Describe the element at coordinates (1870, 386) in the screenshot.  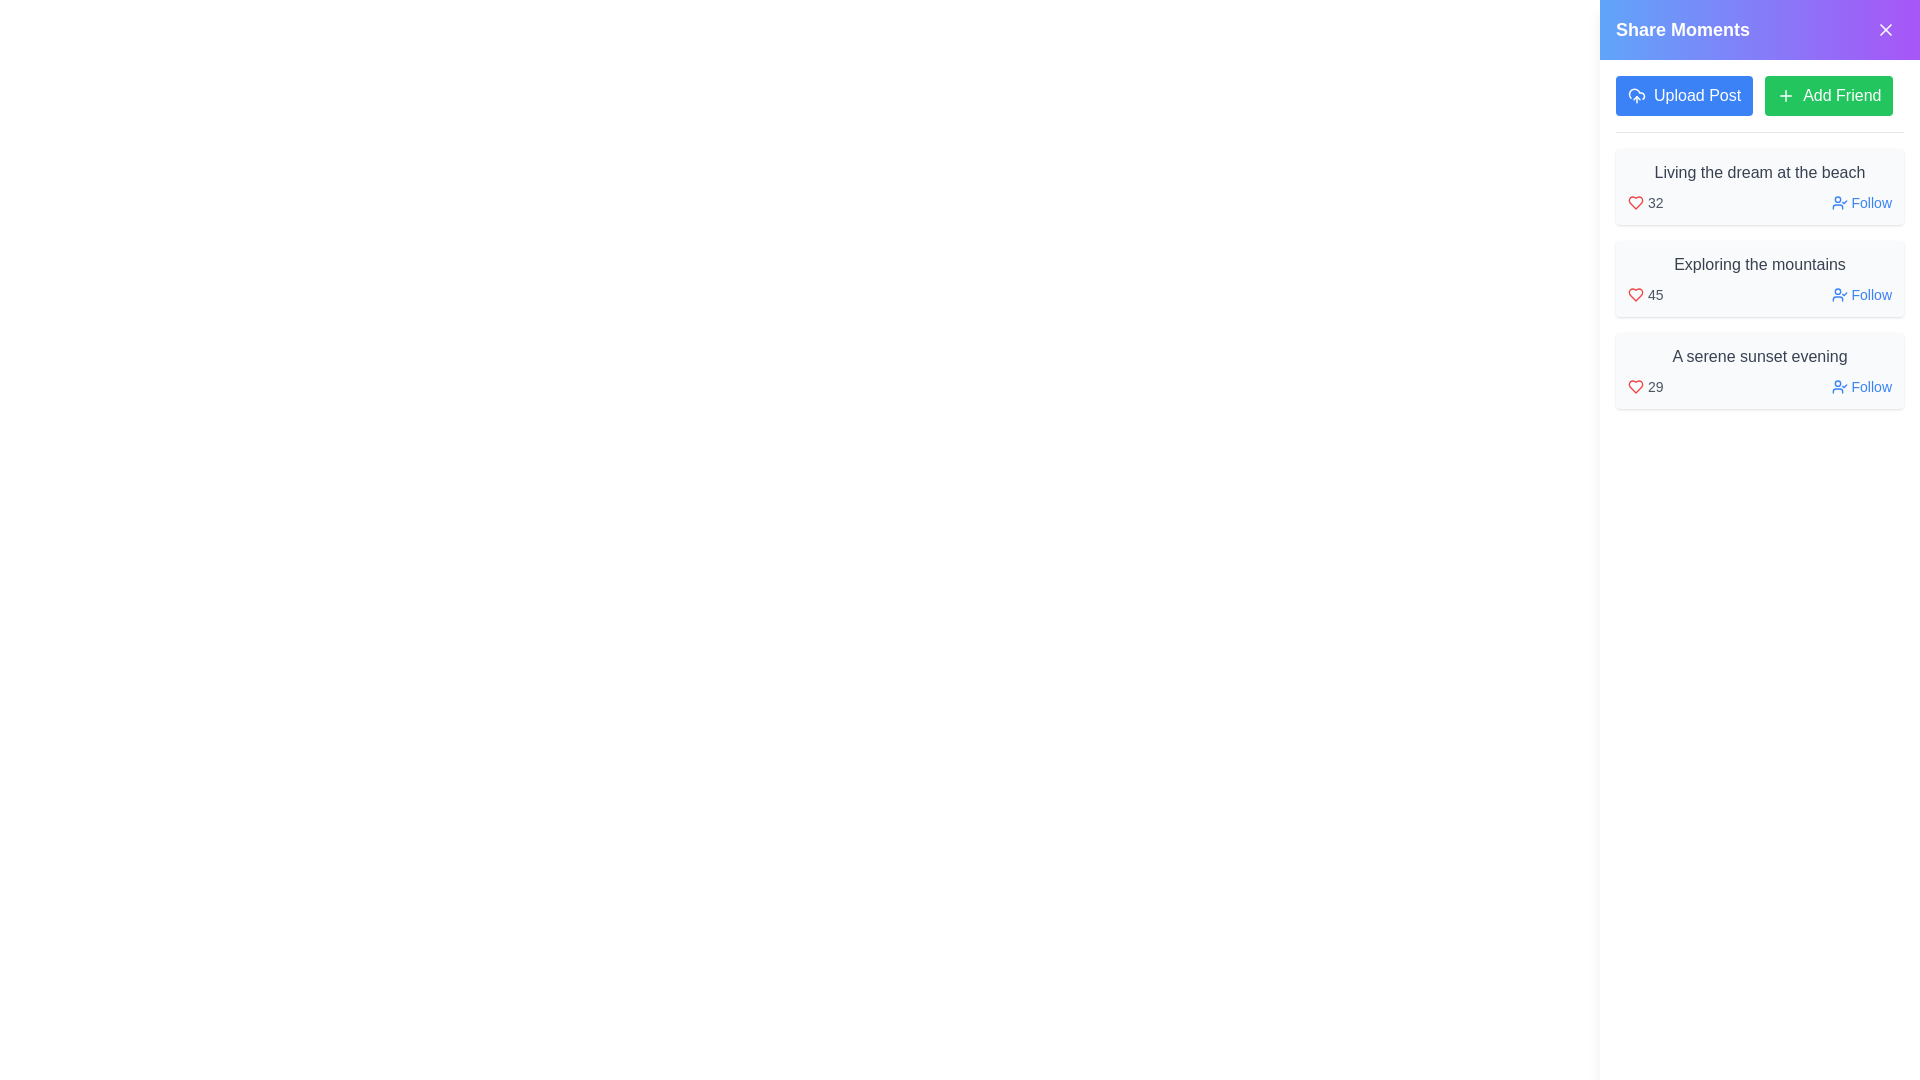
I see `the follow button located in the bottom-right corner of the segment labeled 'A serene sunset evening' in the last post block to follow the user or post` at that location.